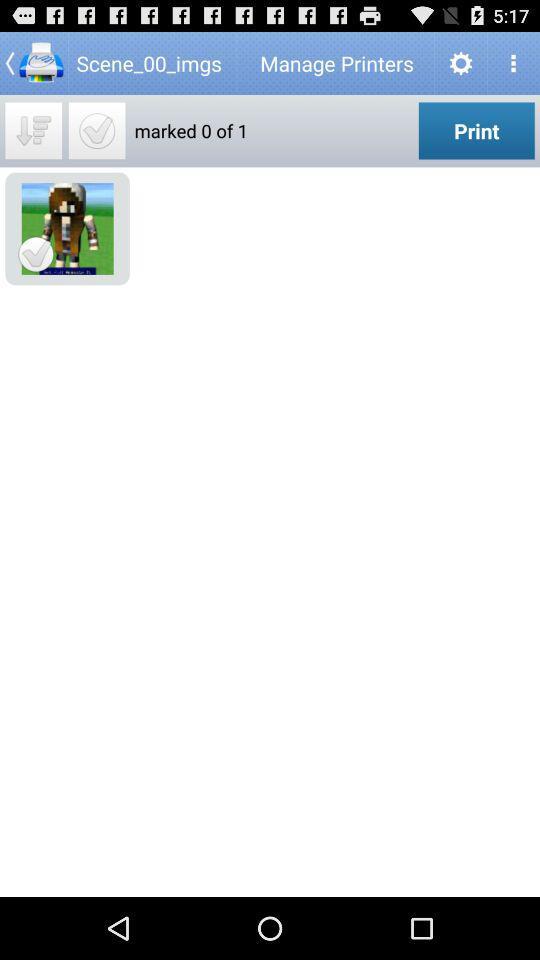 This screenshot has width=540, height=960. I want to click on the filter_list icon, so click(32, 138).